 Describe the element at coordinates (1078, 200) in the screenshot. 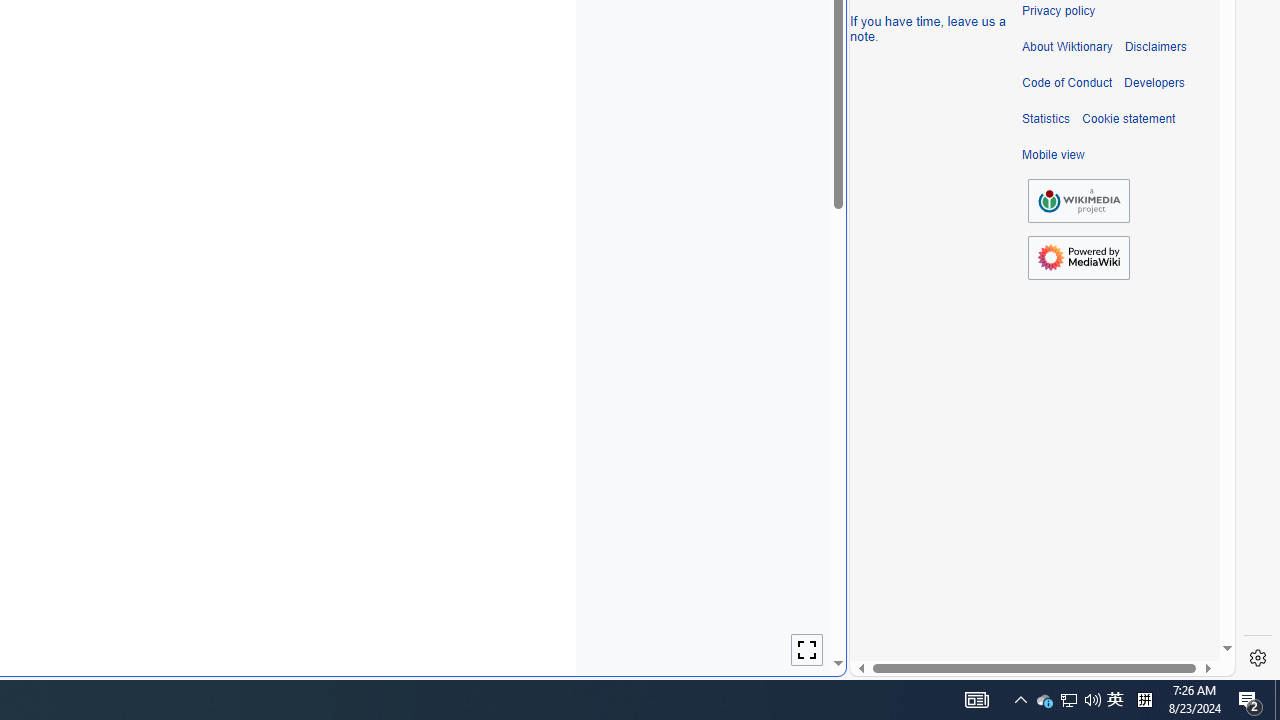

I see `'Wikimedia Foundation'` at that location.